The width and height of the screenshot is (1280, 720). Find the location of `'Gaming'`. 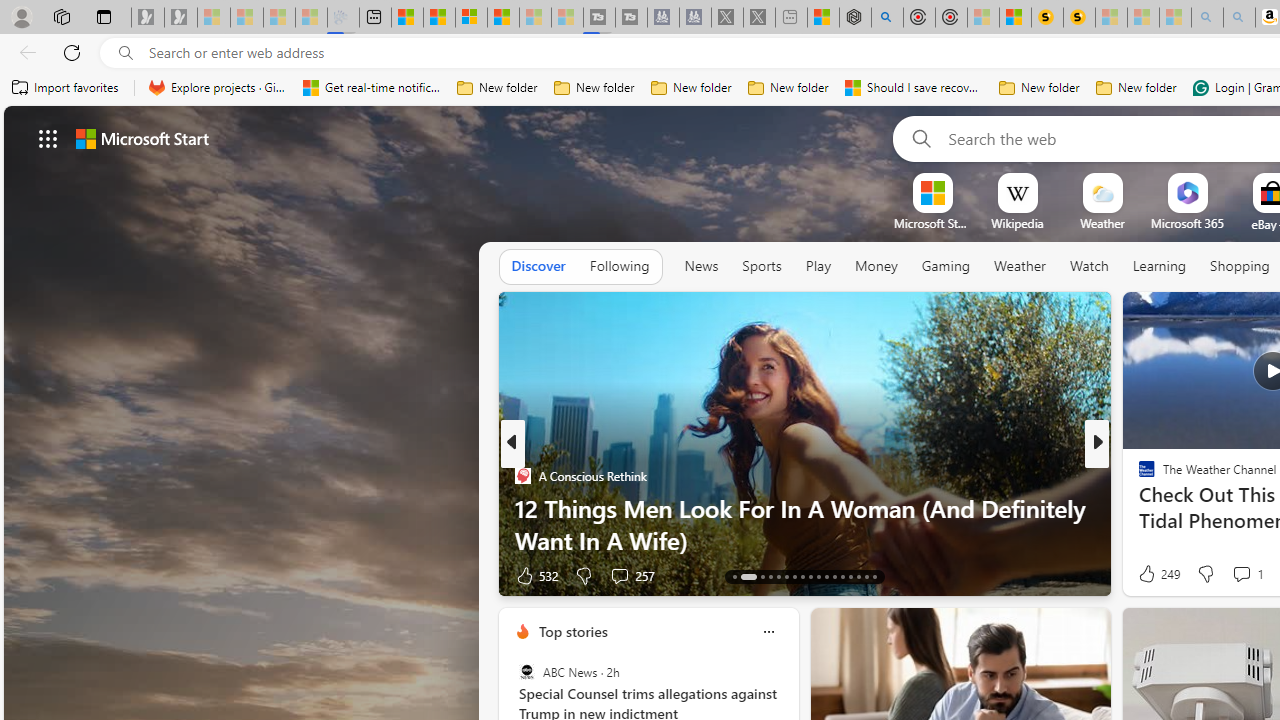

'Gaming' is located at coordinates (944, 265).